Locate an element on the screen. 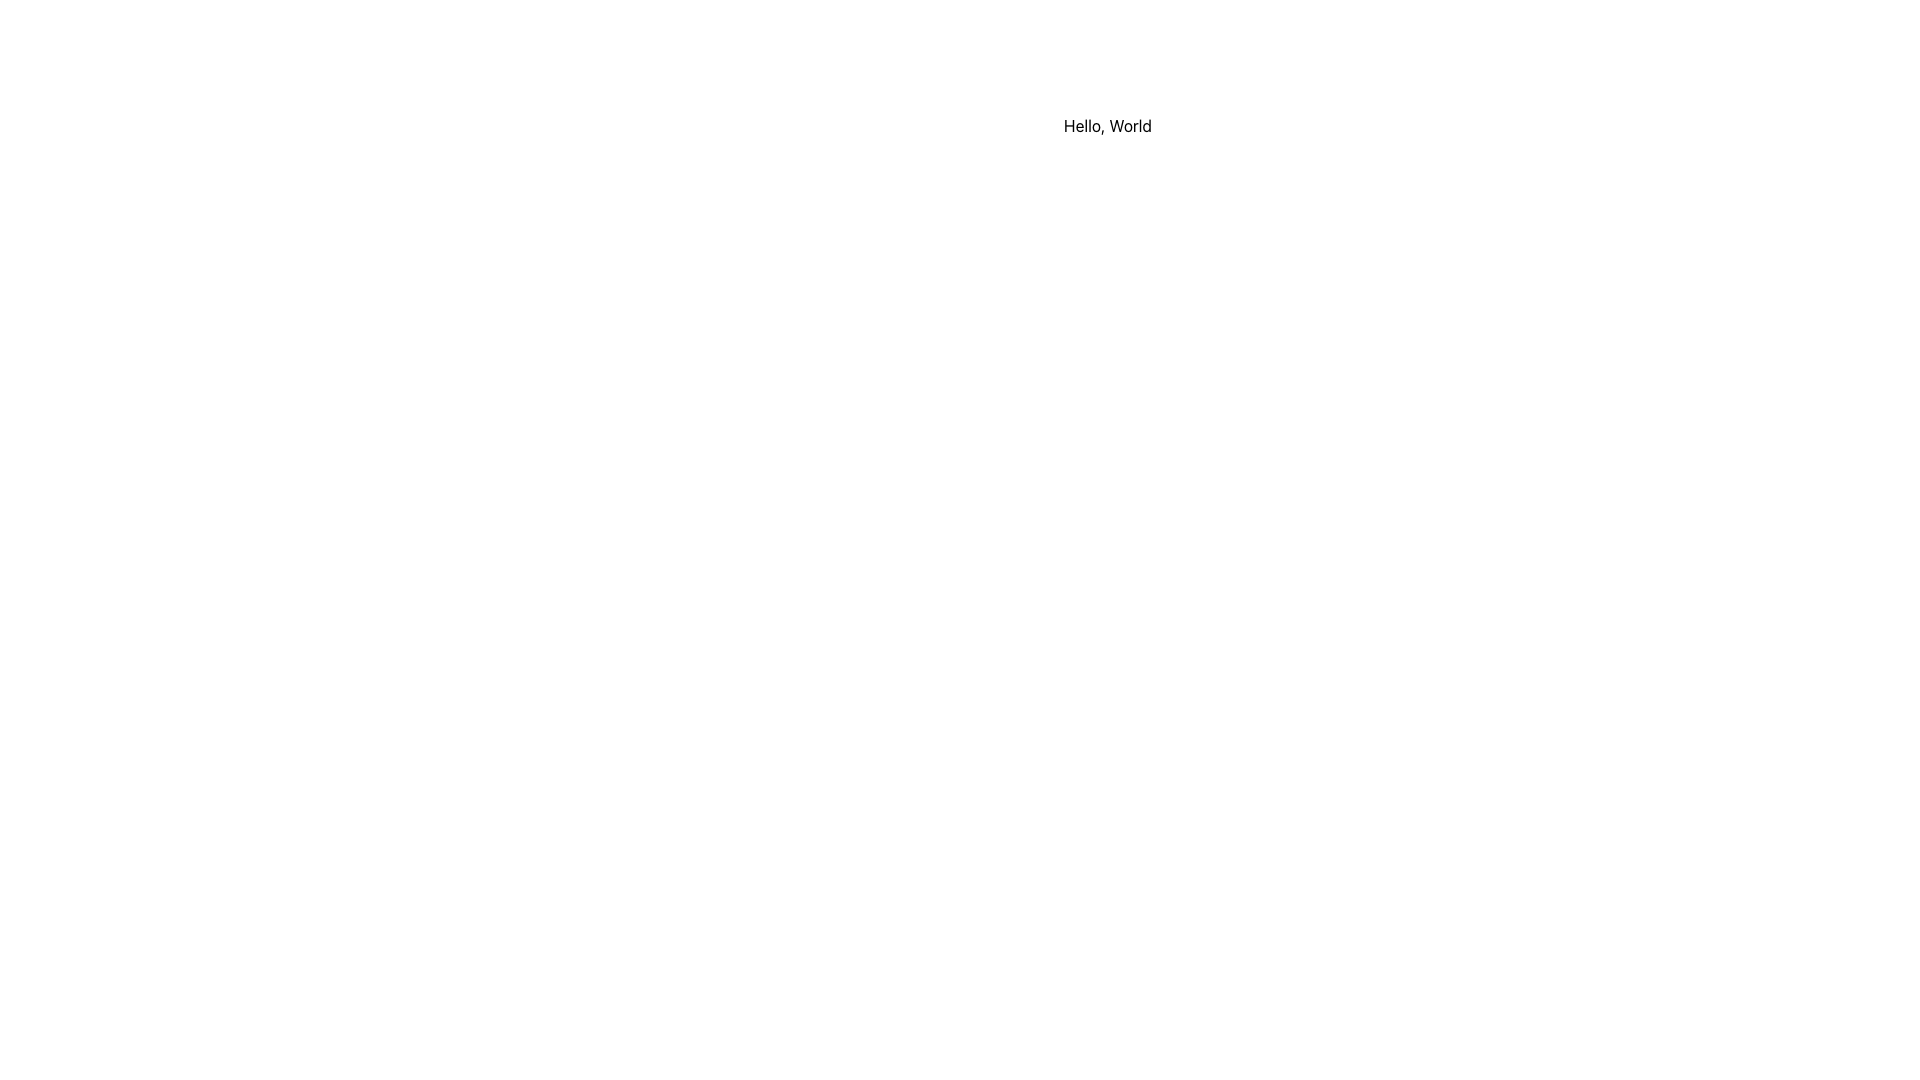 Image resolution: width=1920 pixels, height=1080 pixels. the Static Text Label positioned near the top of the centered white box in the interface is located at coordinates (1107, 126).